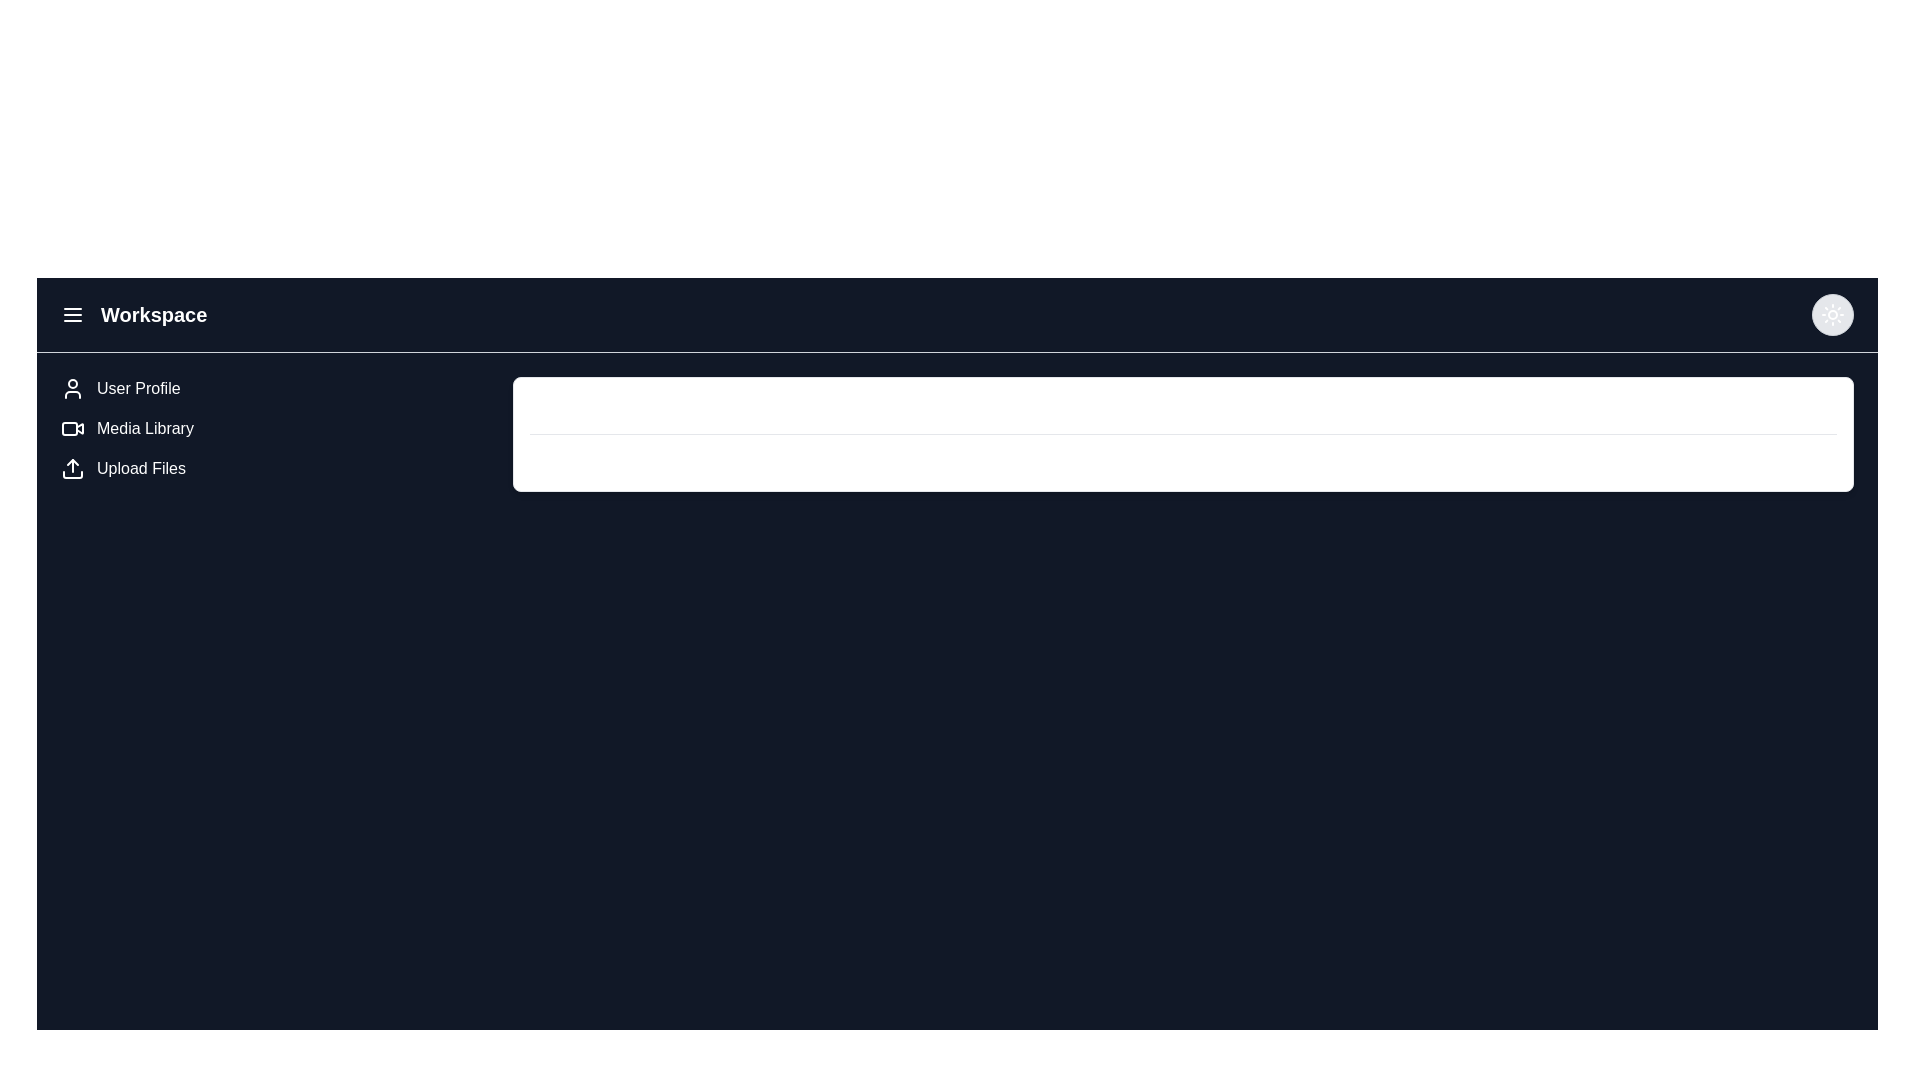 The image size is (1920, 1080). Describe the element at coordinates (144, 427) in the screenshot. I see `the second menu item in the vertical list of sidebar options` at that location.